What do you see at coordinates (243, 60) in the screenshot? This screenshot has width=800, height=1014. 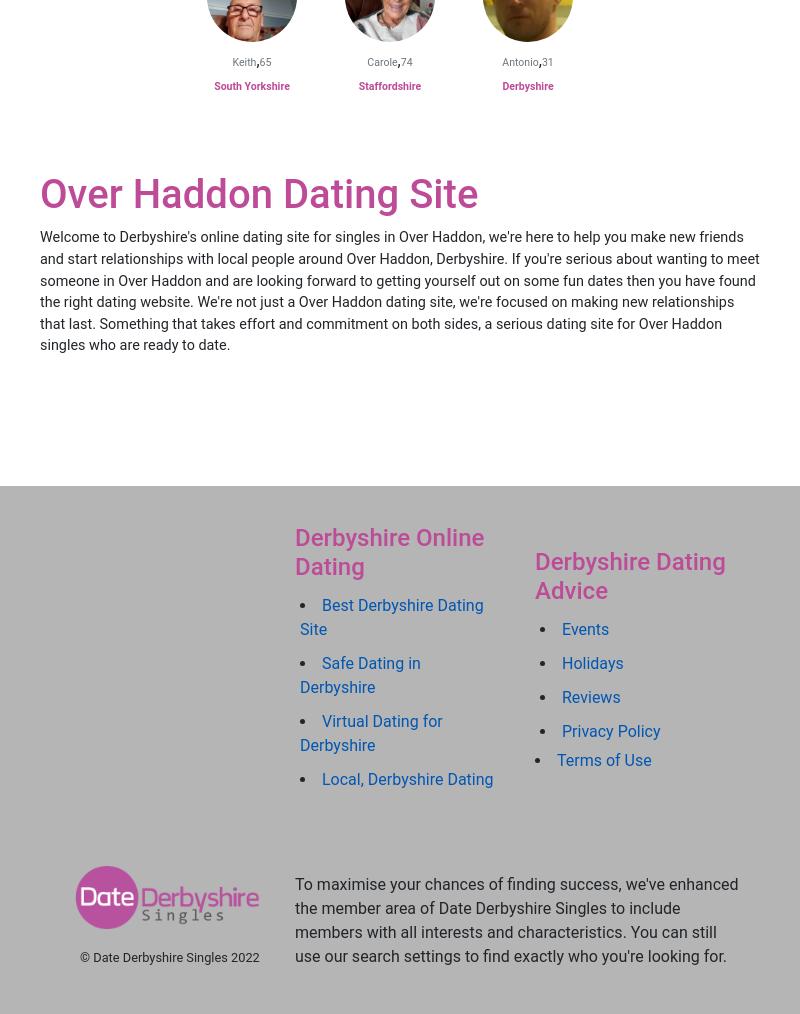 I see `'Keith'` at bounding box center [243, 60].